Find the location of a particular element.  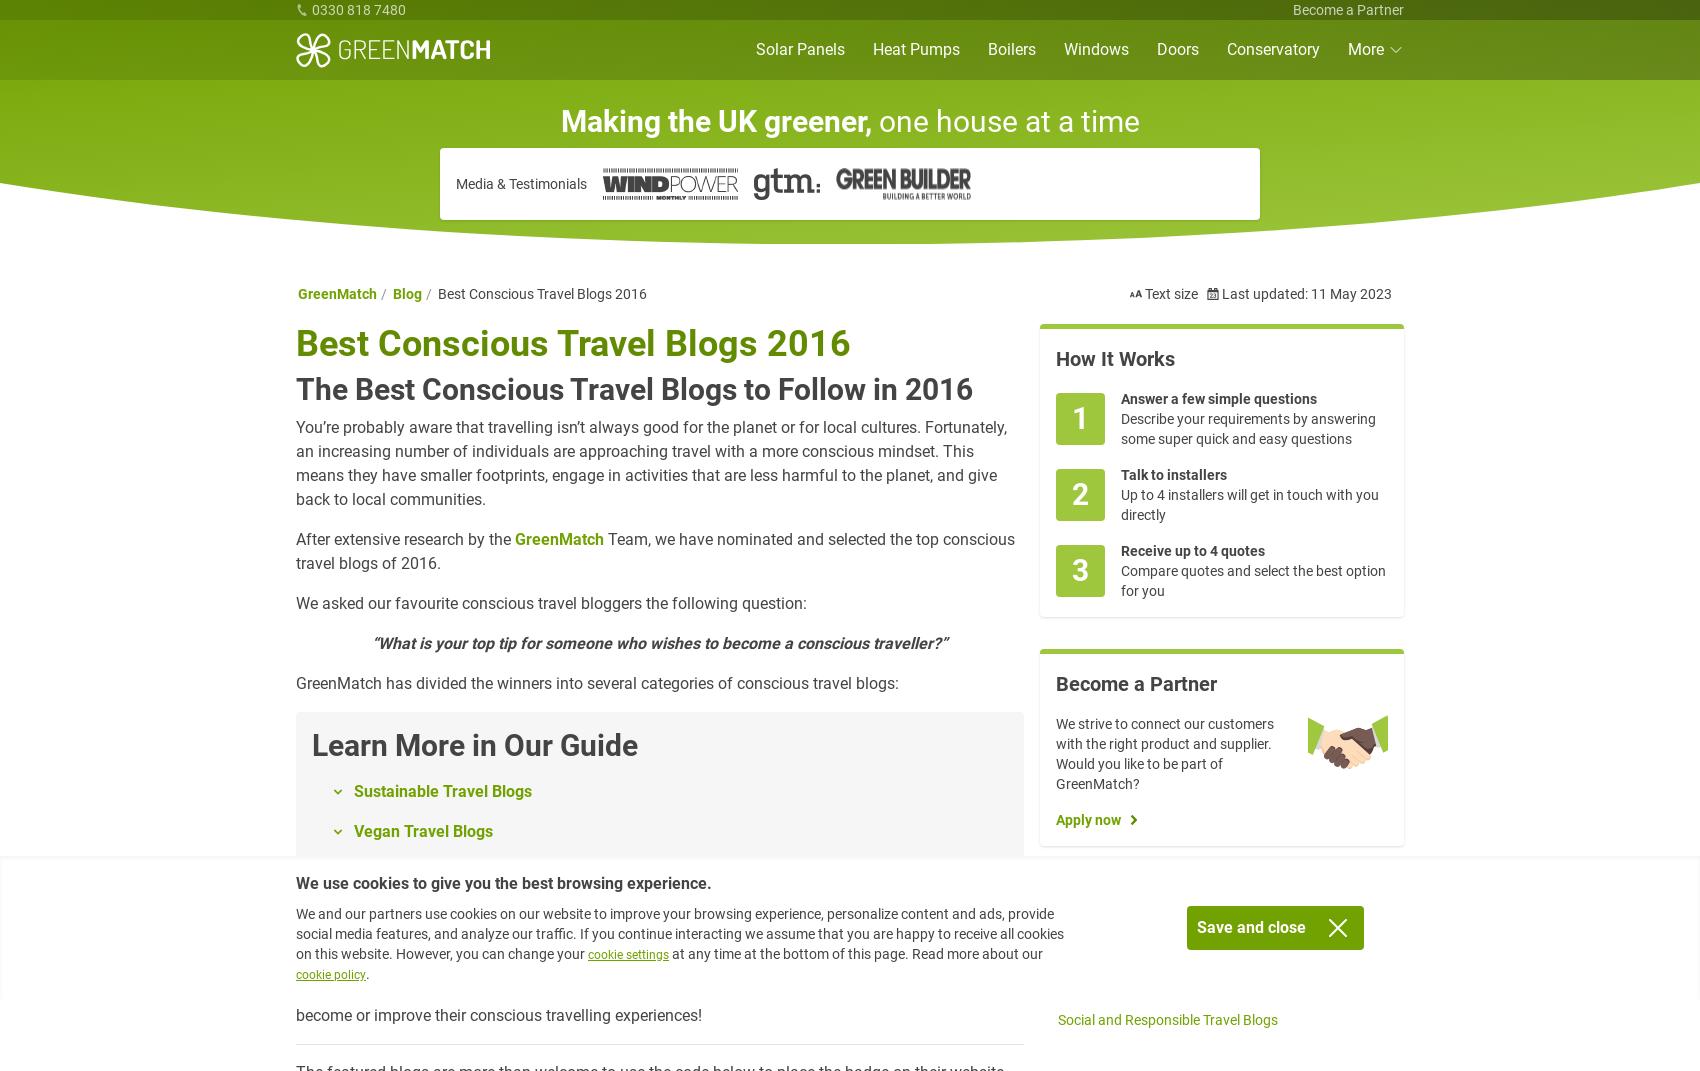

'2' is located at coordinates (1072, 493).